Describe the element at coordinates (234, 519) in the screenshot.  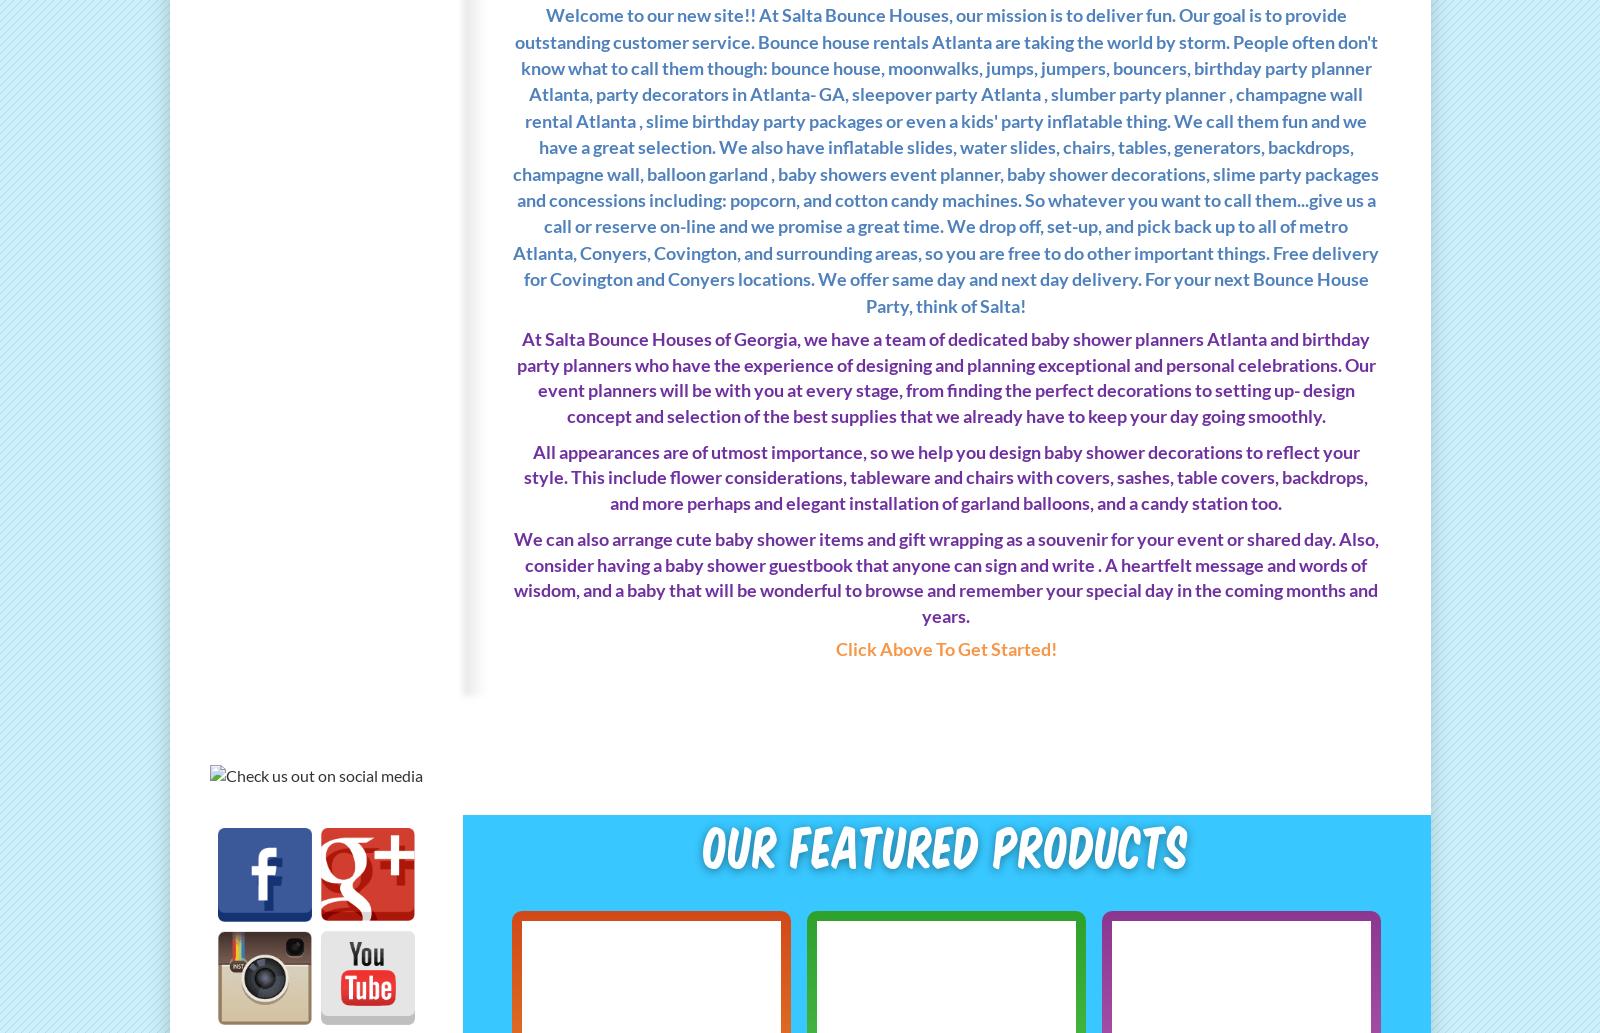
I see `'Info/FAQs'` at that location.